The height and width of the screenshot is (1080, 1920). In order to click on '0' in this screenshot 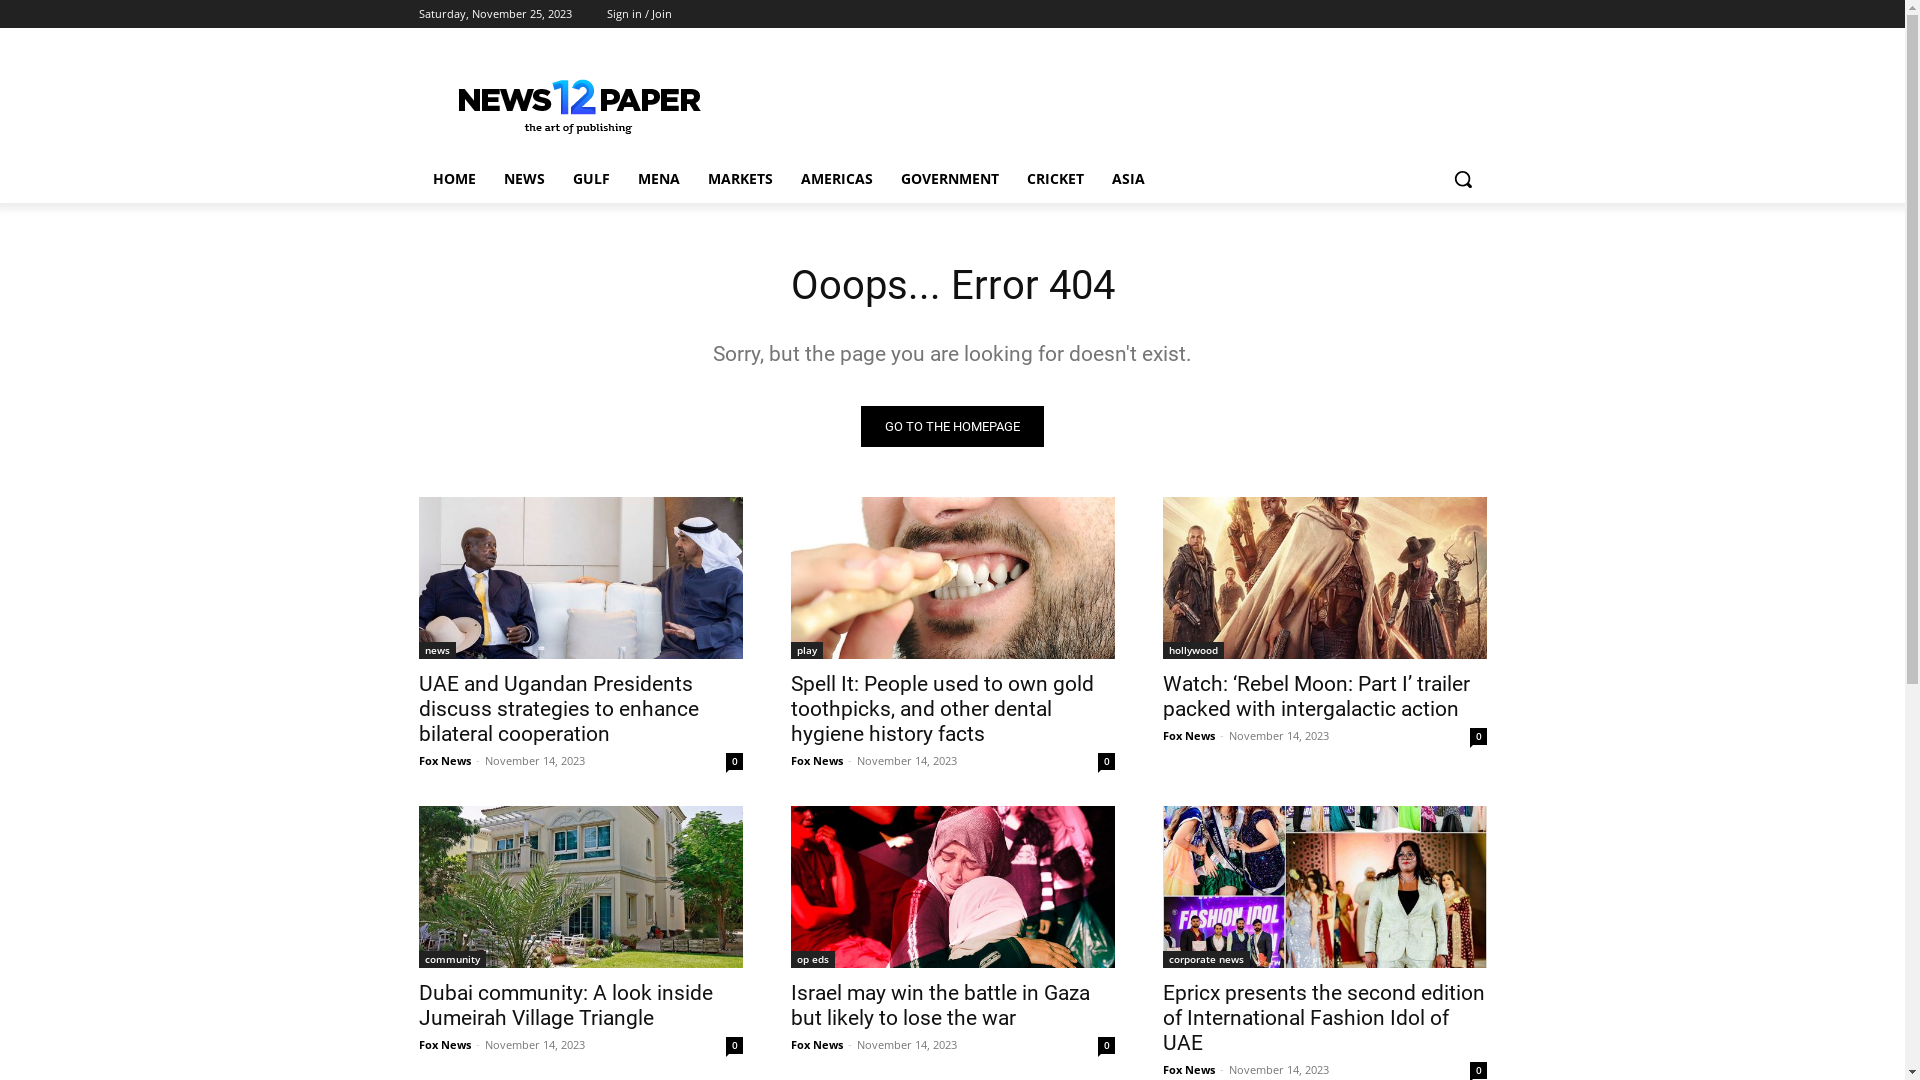, I will do `click(1105, 761)`.